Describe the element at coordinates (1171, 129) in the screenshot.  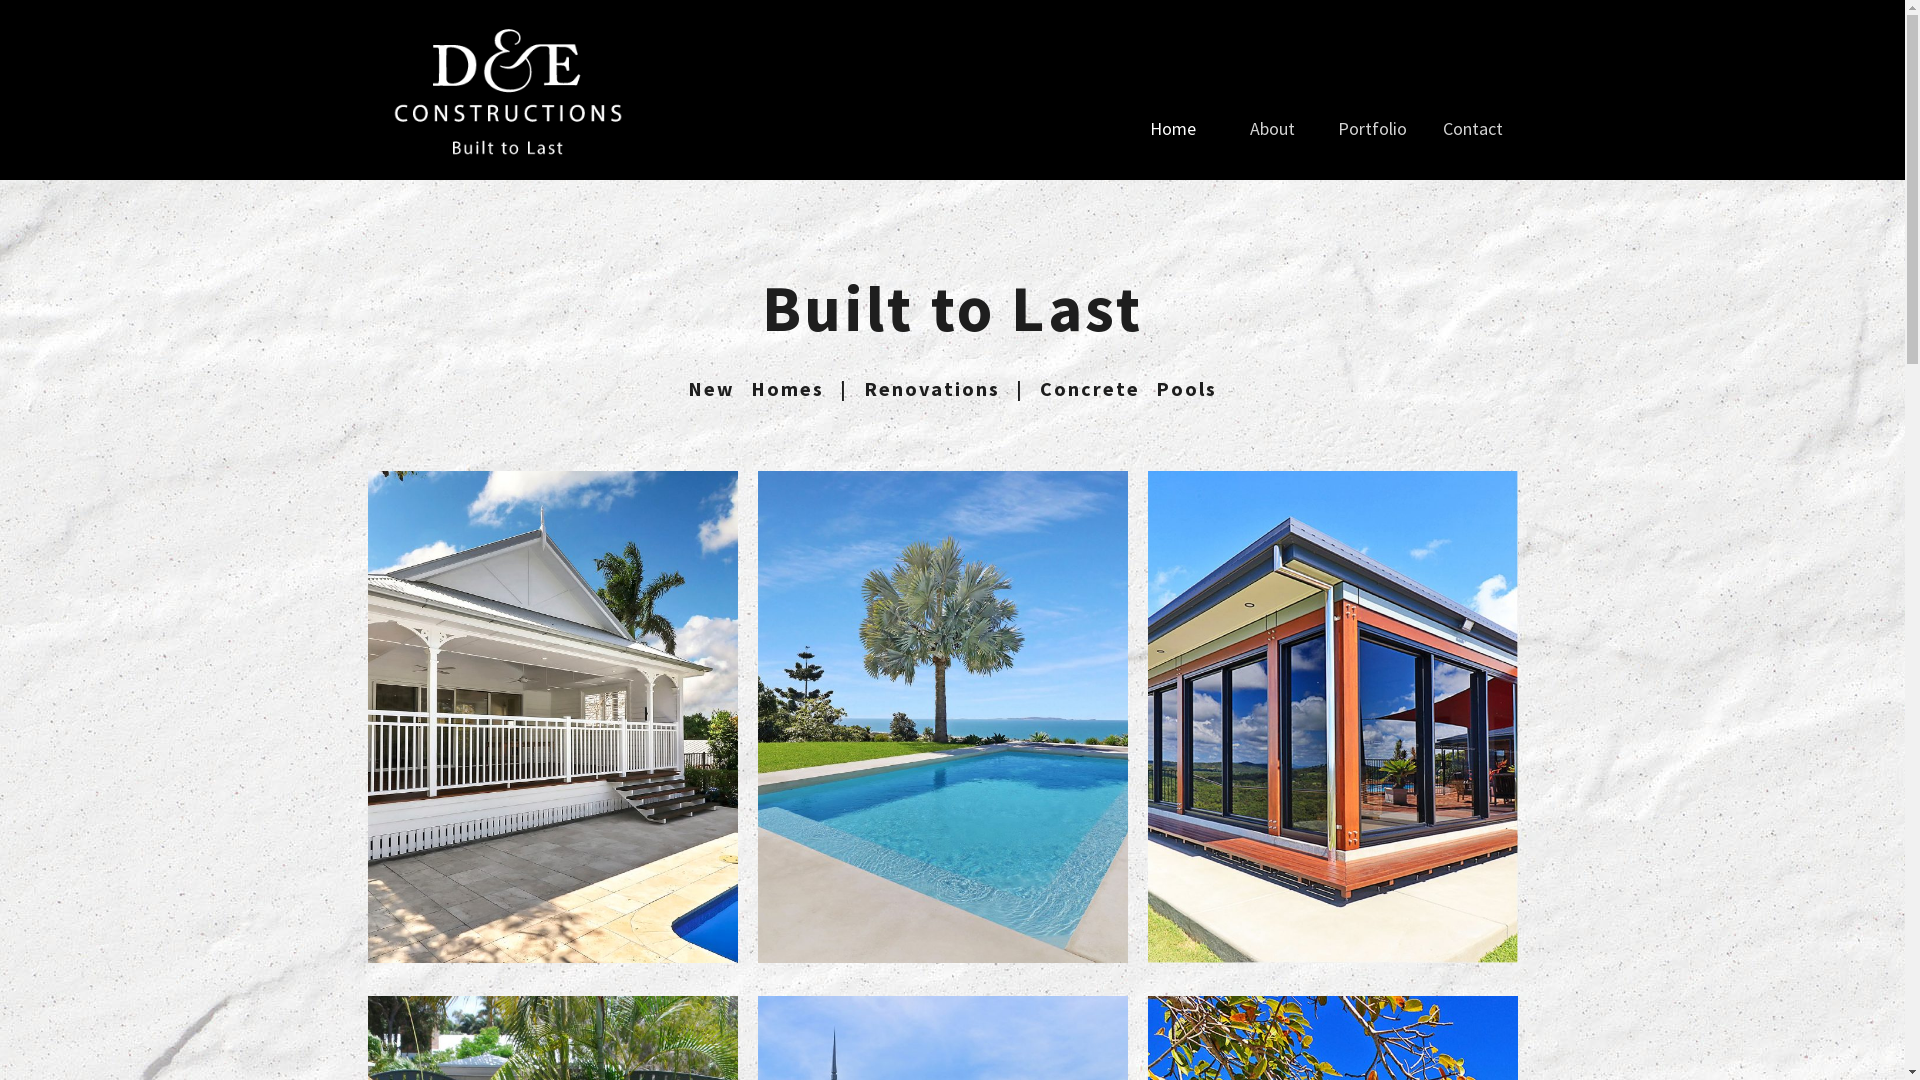
I see `'Home'` at that location.